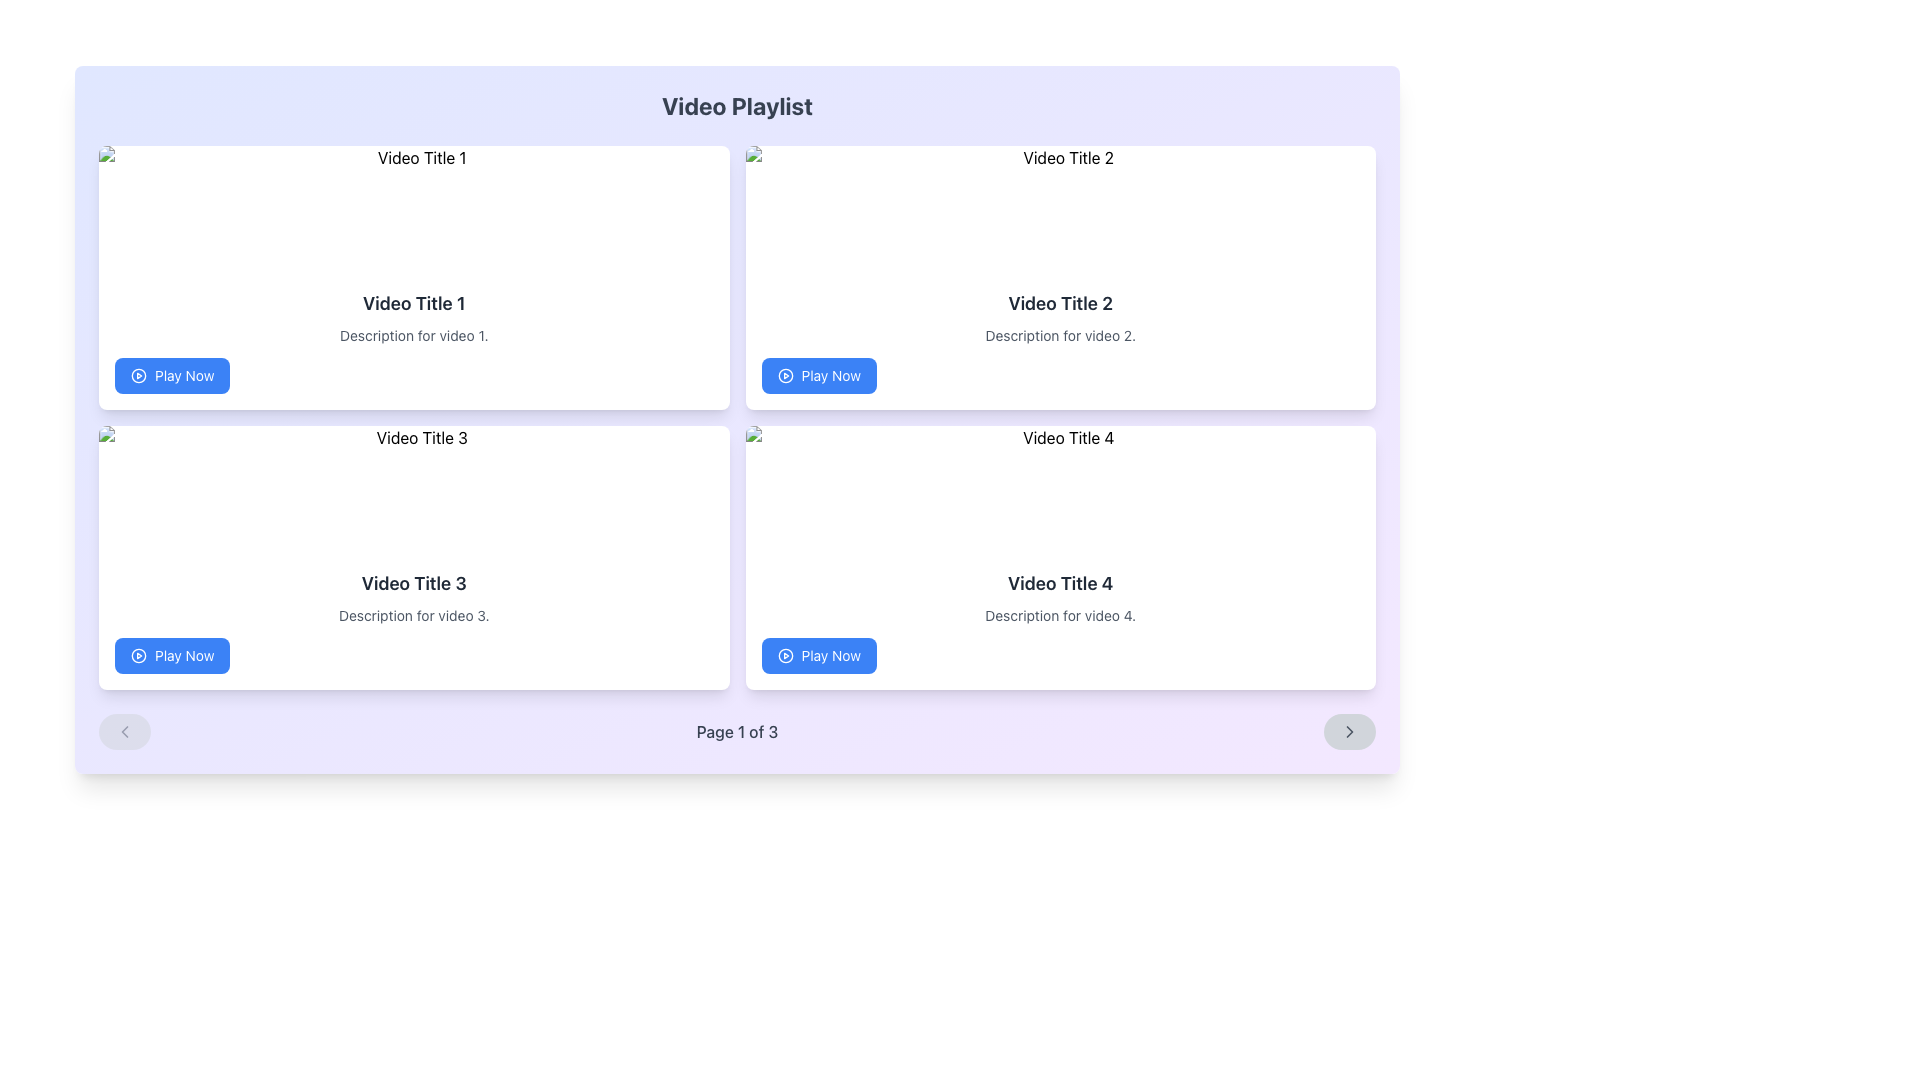 The image size is (1920, 1080). Describe the element at coordinates (138, 375) in the screenshot. I see `the circular play icon with a triangle pointing to the right, embedded within the blue 'Play Now' button in the upper-left card labeled 'Video Title 1', to initiate playback` at that location.